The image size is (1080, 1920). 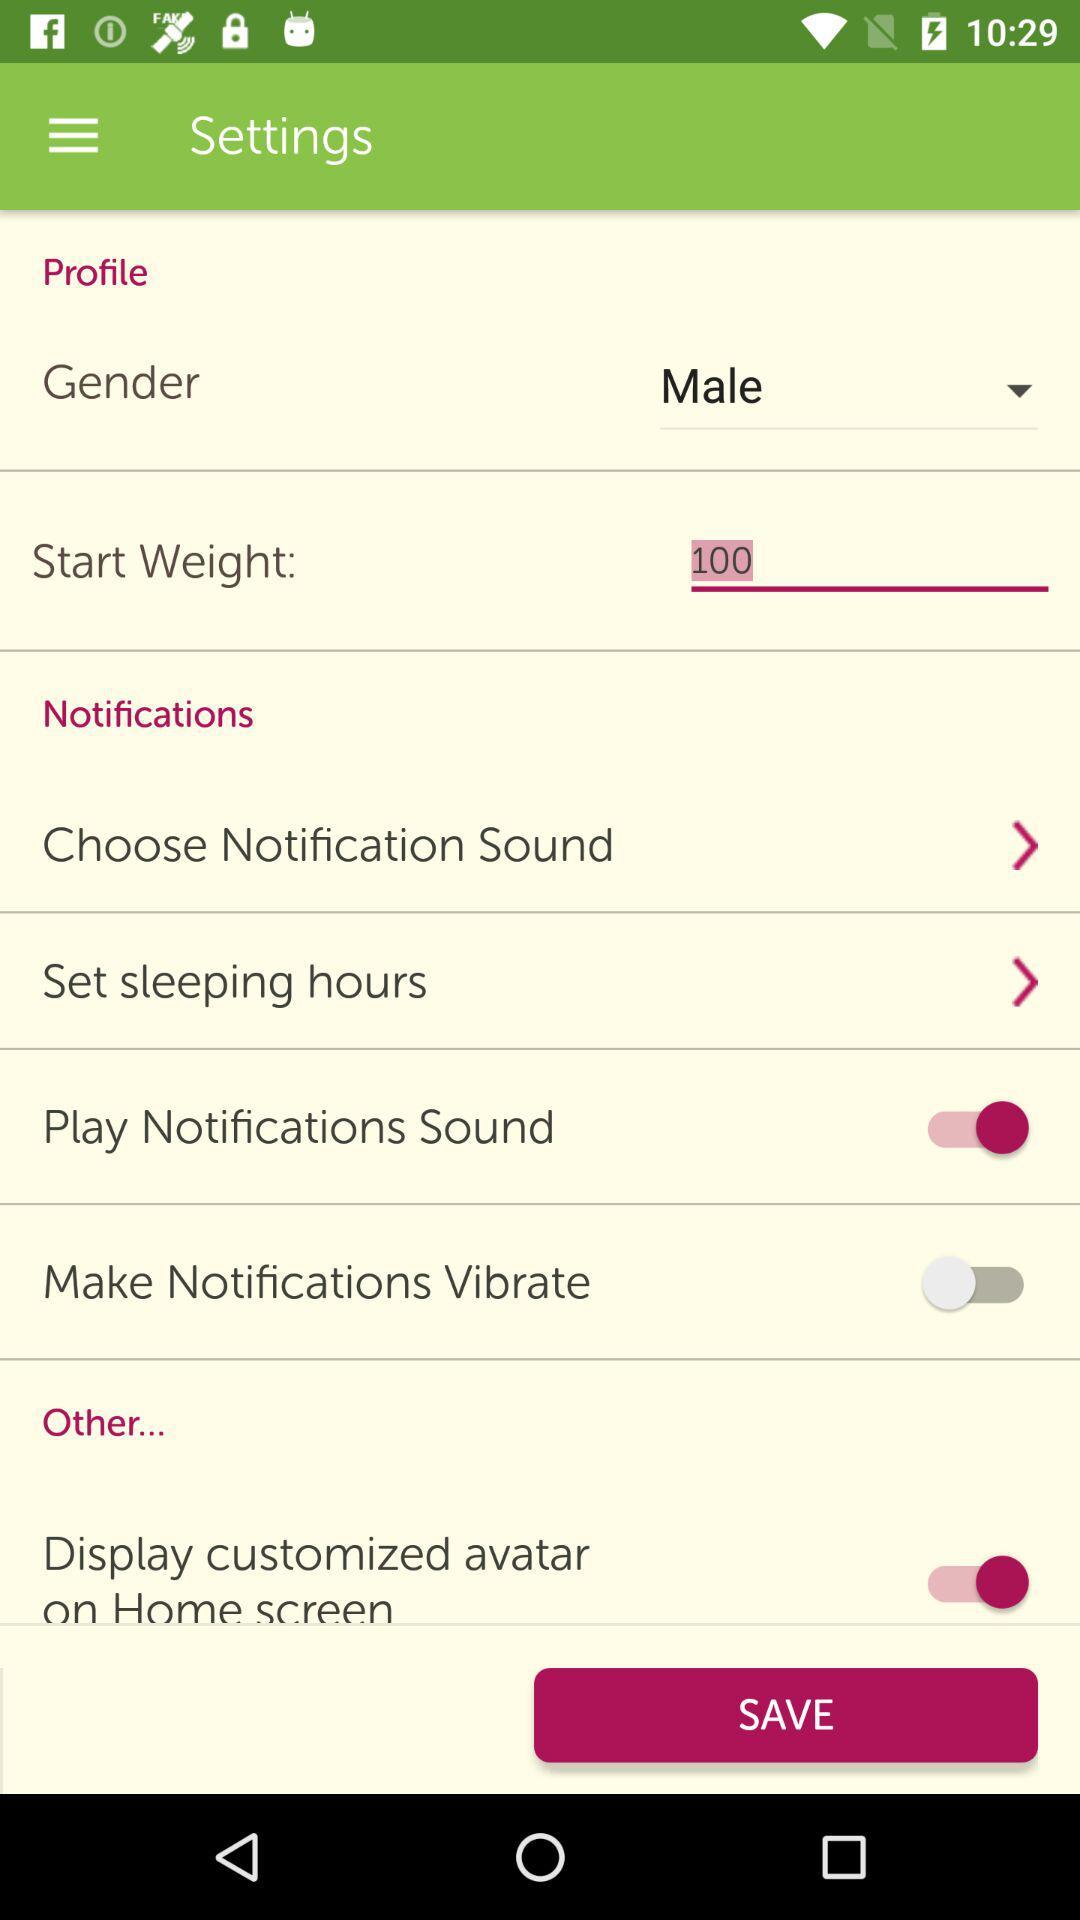 I want to click on the item below the set sleeping hours item, so click(x=974, y=1127).